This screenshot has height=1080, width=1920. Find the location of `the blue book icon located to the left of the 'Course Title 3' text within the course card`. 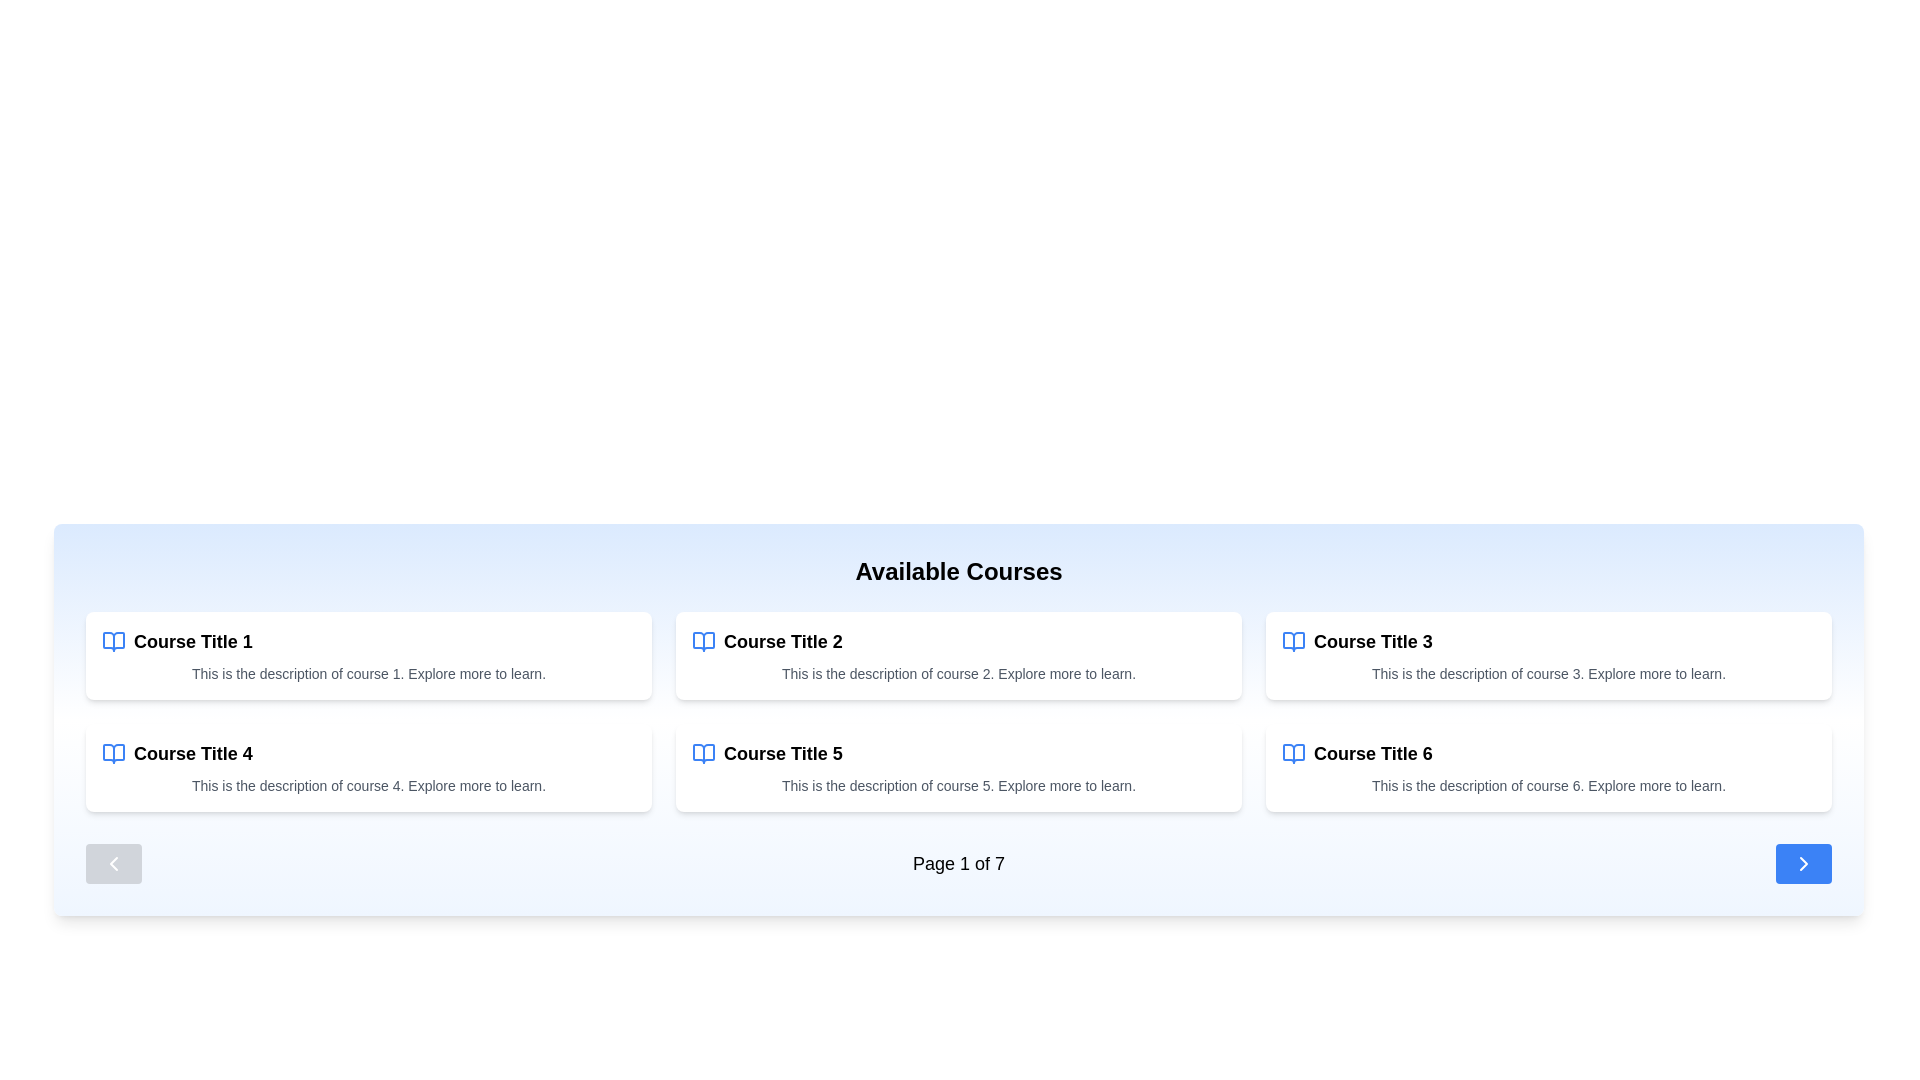

the blue book icon located to the left of the 'Course Title 3' text within the course card is located at coordinates (1294, 641).